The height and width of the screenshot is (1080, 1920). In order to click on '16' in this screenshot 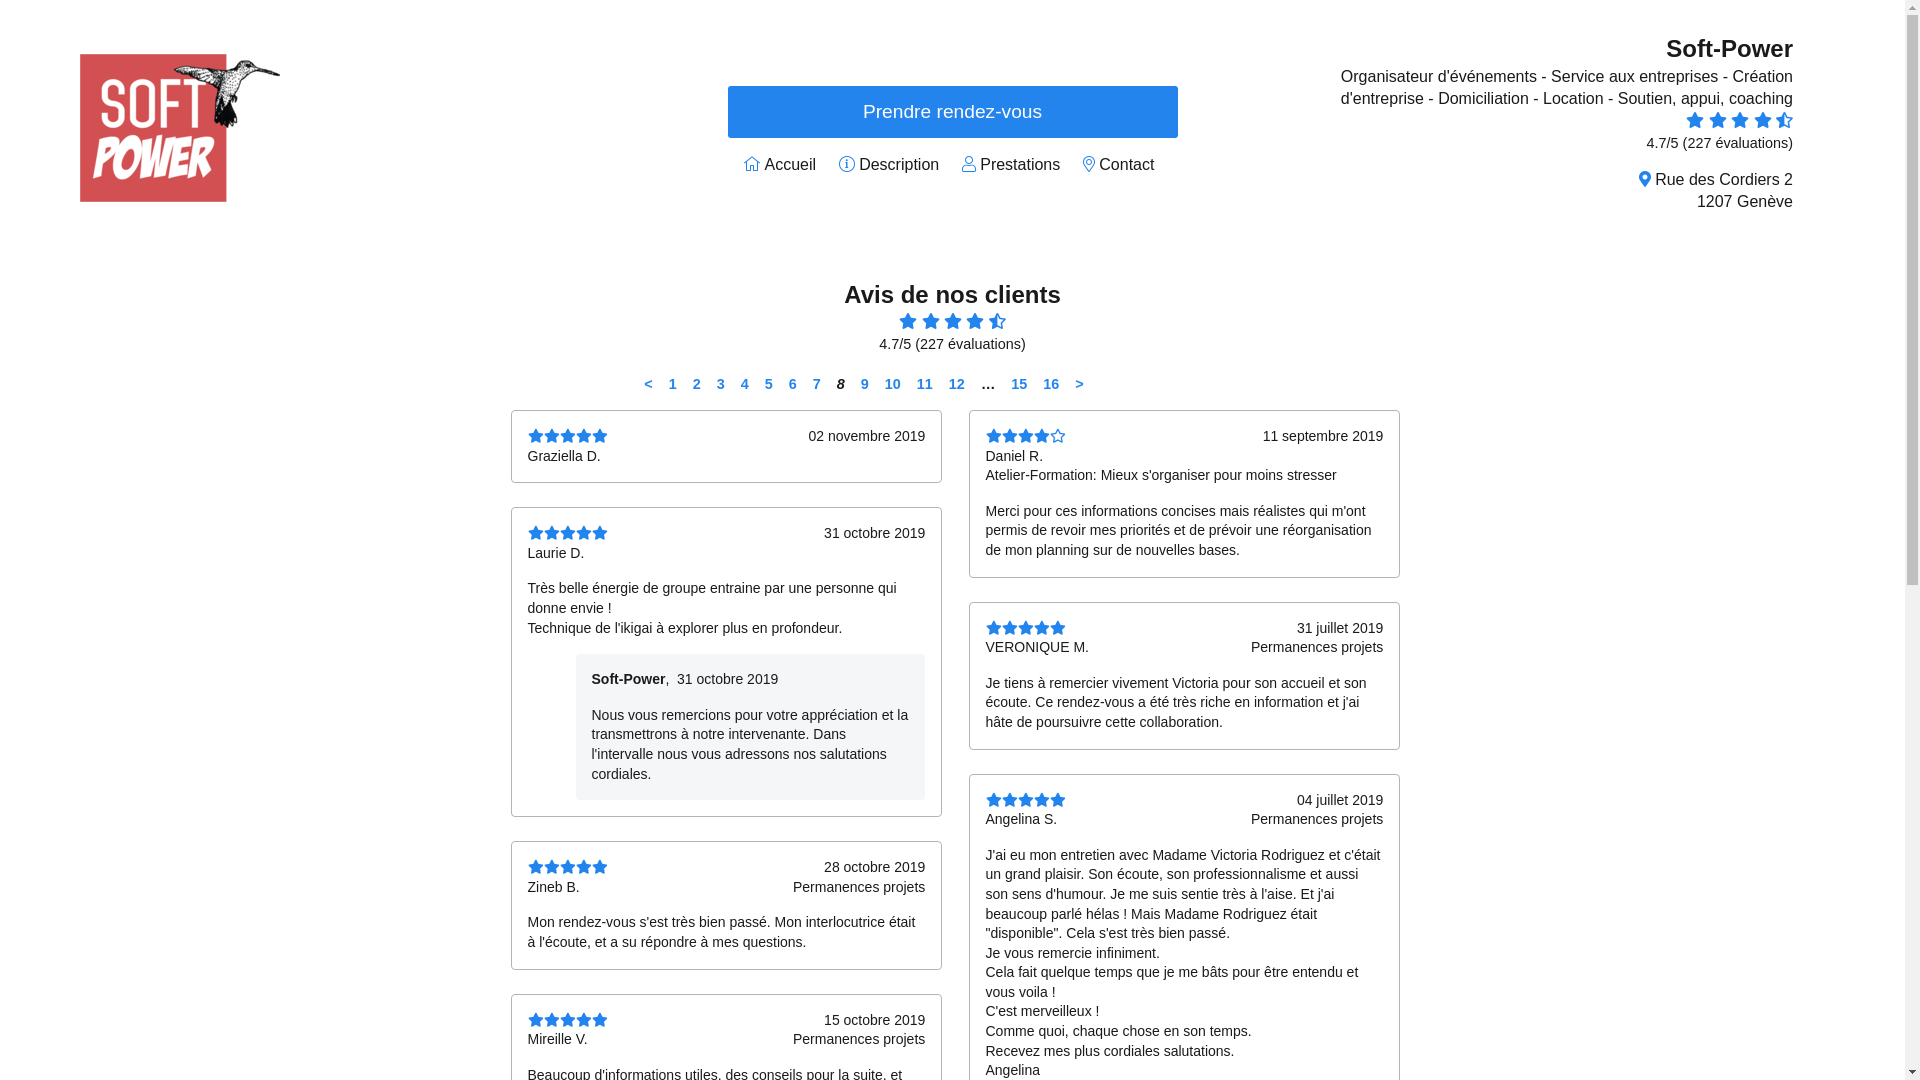, I will do `click(1035, 384)`.